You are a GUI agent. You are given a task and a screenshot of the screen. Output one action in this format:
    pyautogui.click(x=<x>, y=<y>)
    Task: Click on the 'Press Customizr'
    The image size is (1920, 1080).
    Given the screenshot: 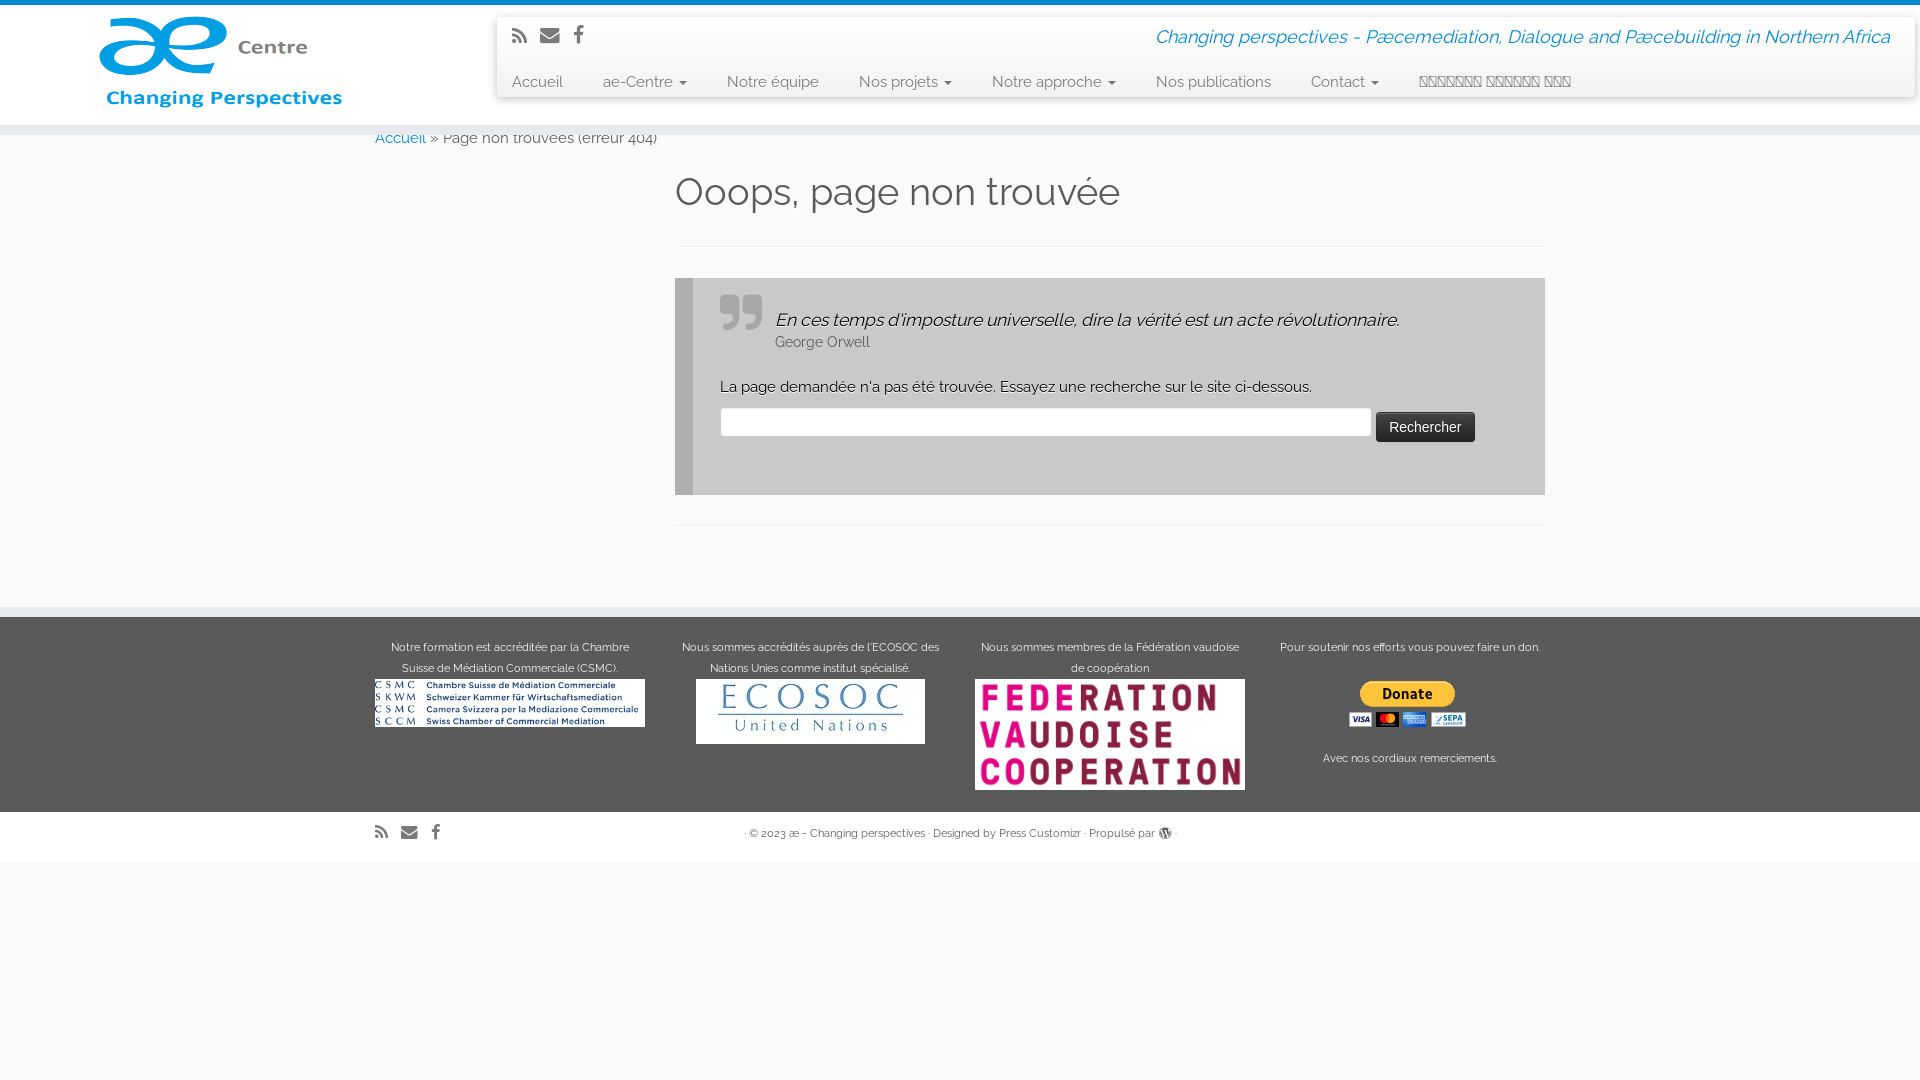 What is the action you would take?
    pyautogui.click(x=1038, y=833)
    